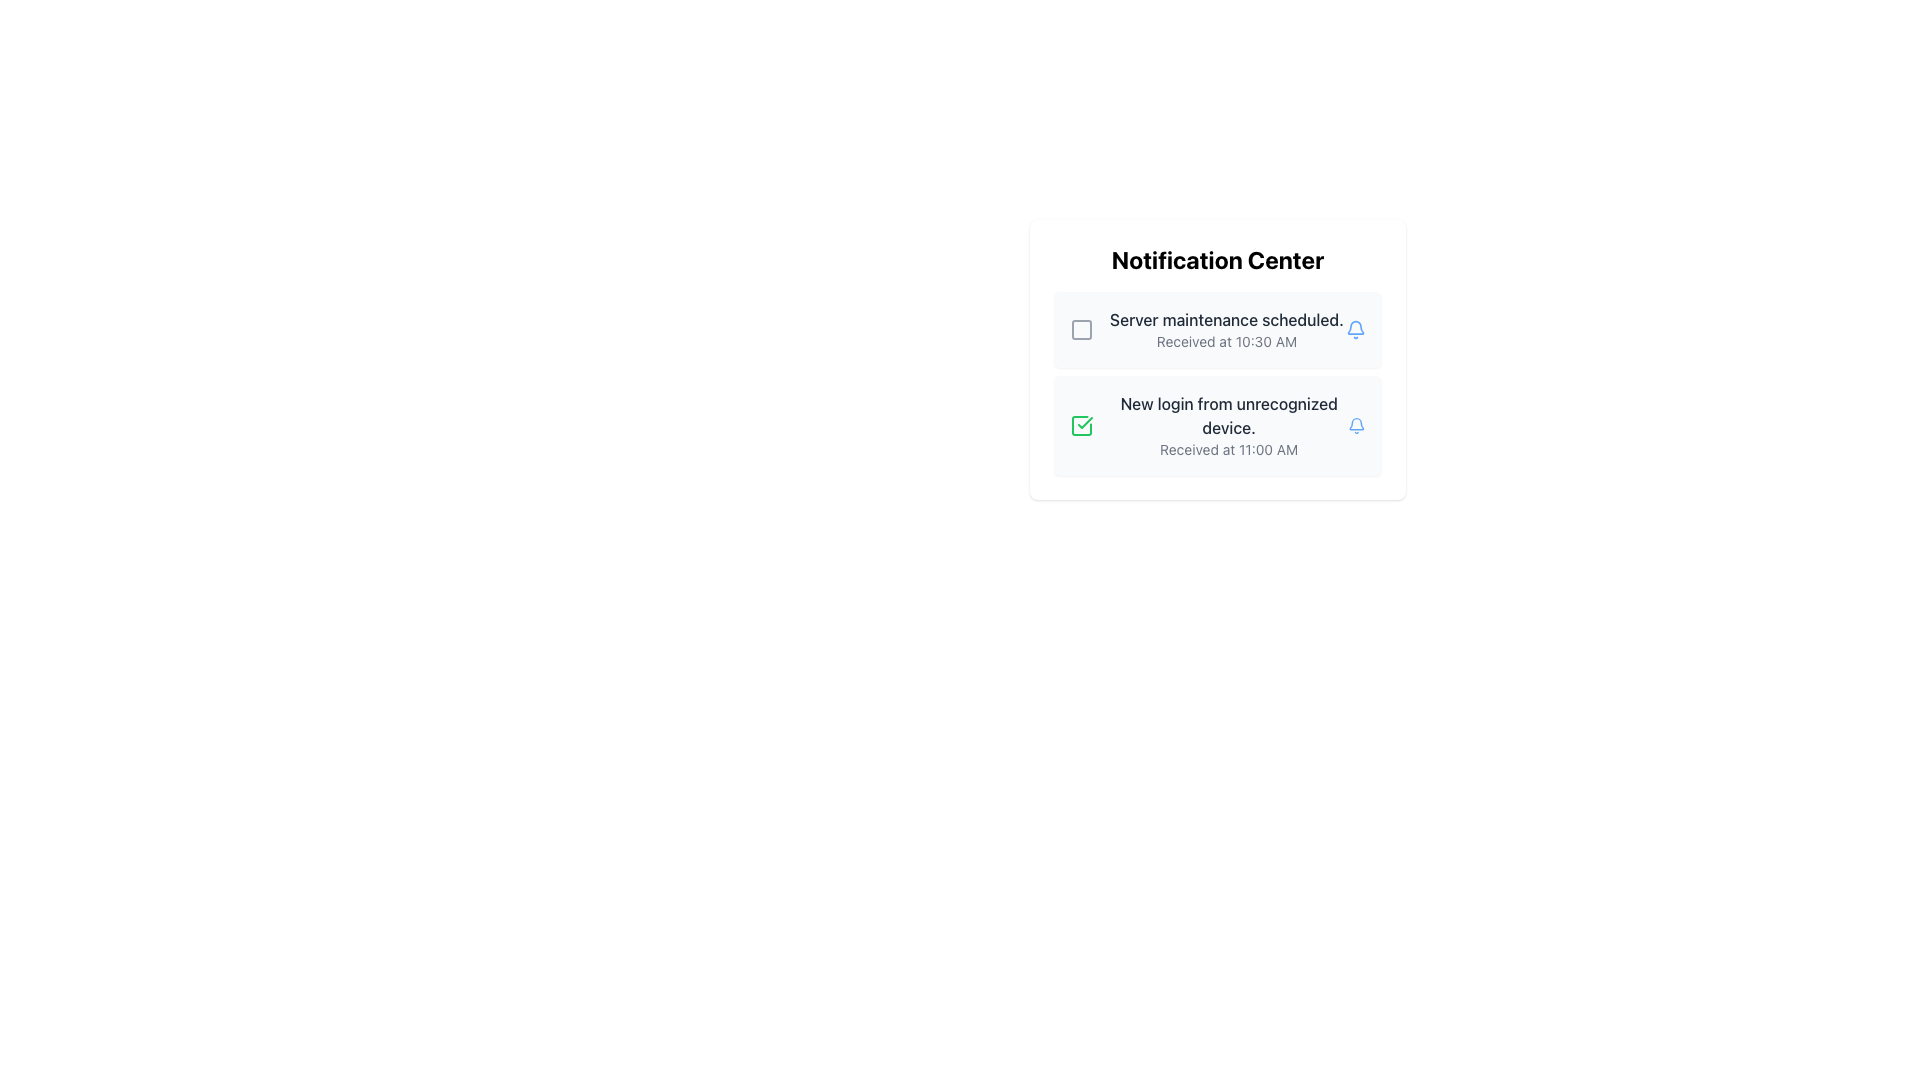 This screenshot has height=1080, width=1920. What do you see at coordinates (1217, 329) in the screenshot?
I see `the first notification item in the Notification Center that displays information about scheduled server maintenance` at bounding box center [1217, 329].